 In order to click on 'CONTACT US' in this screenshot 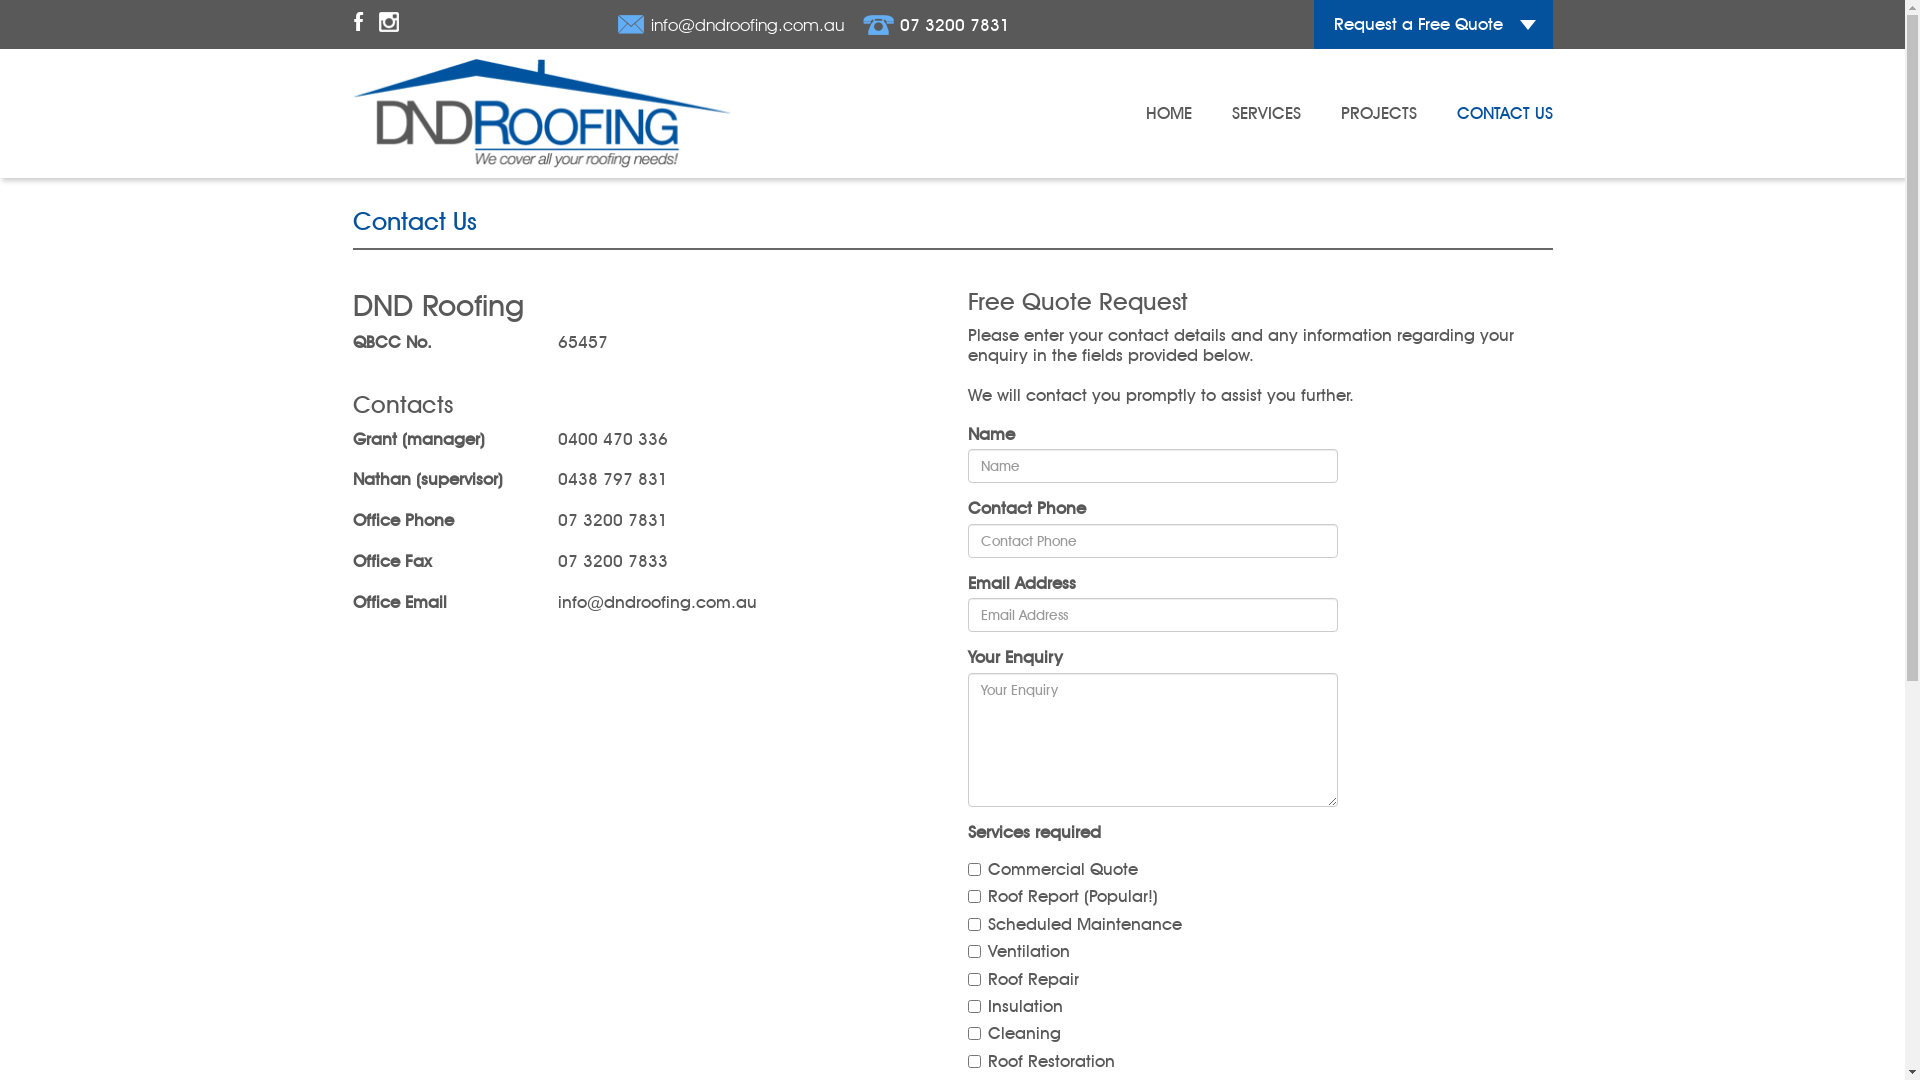, I will do `click(1503, 112)`.